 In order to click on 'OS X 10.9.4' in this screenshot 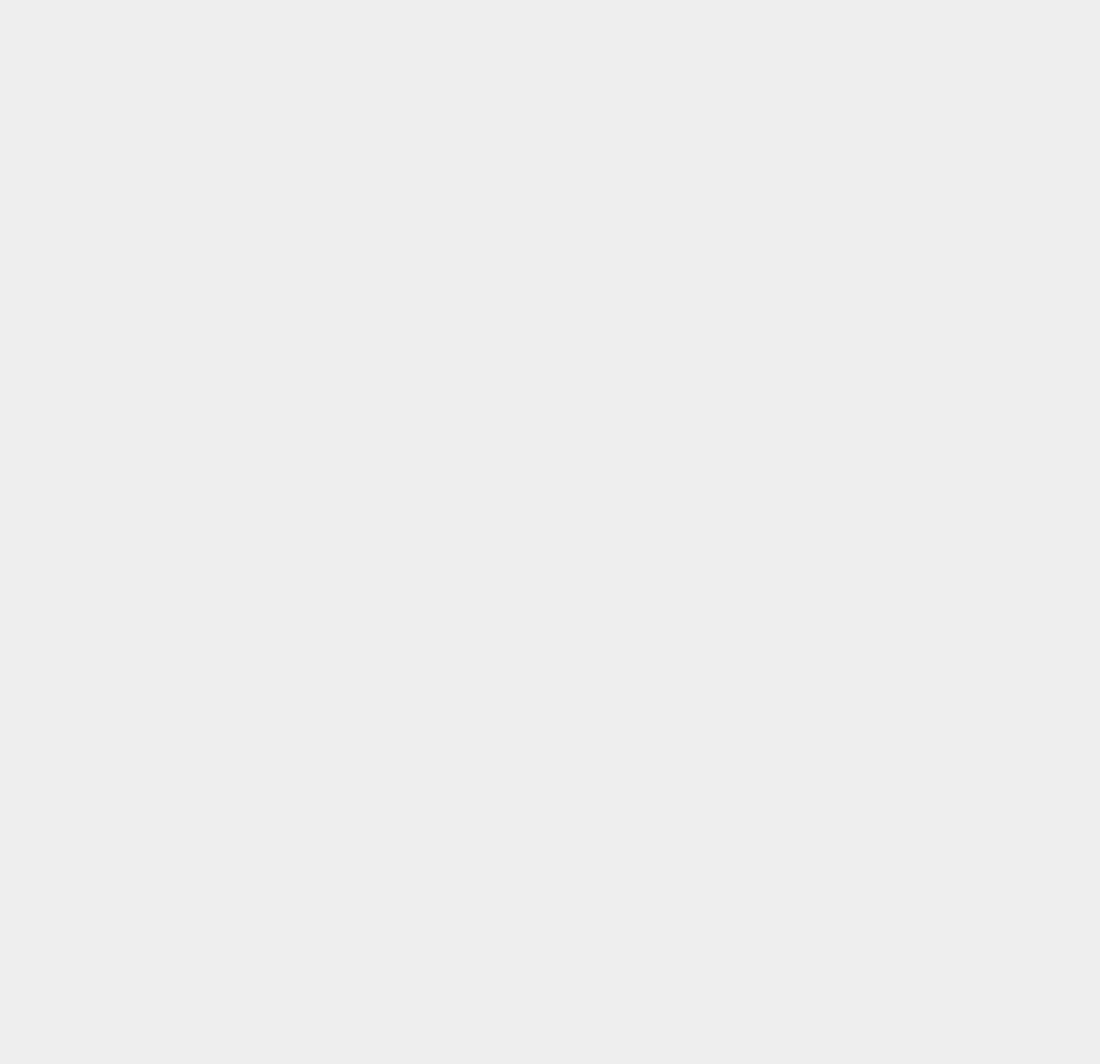, I will do `click(814, 24)`.